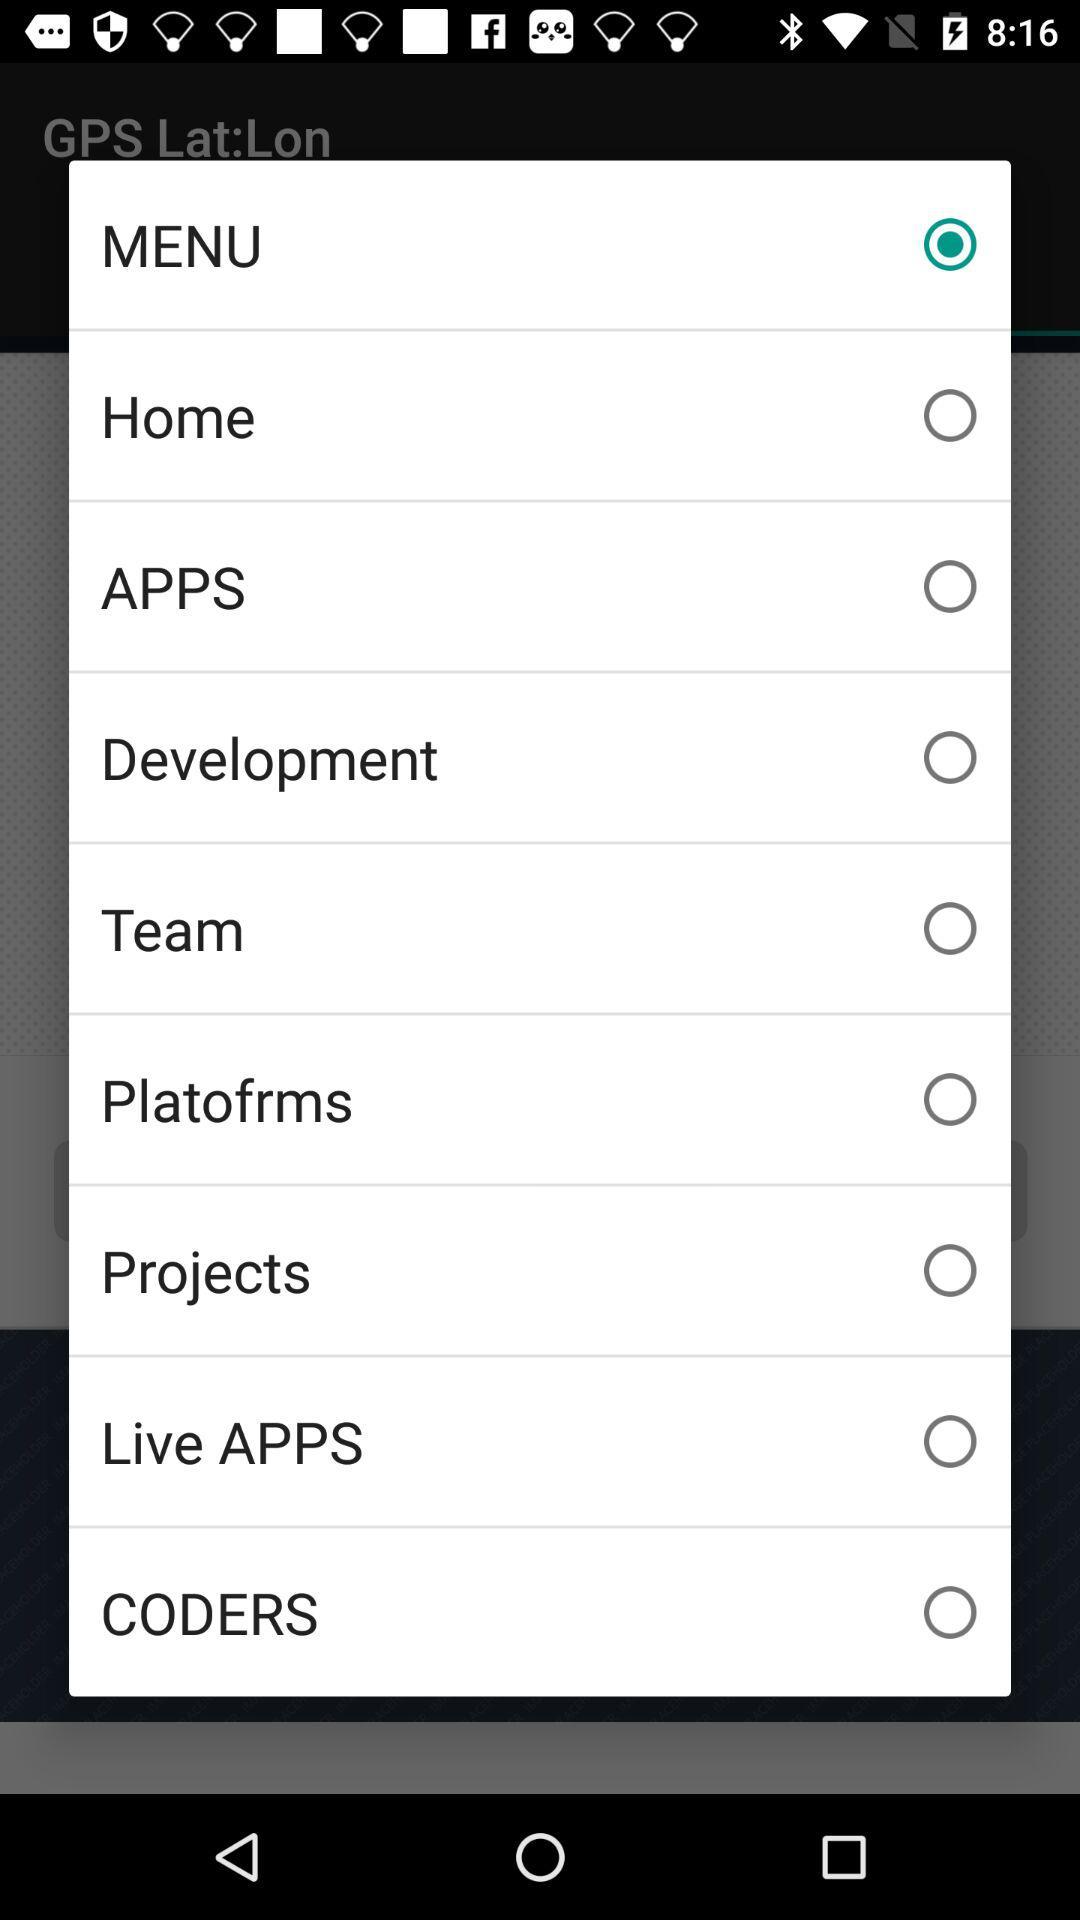 The width and height of the screenshot is (1080, 1920). I want to click on home item, so click(540, 414).